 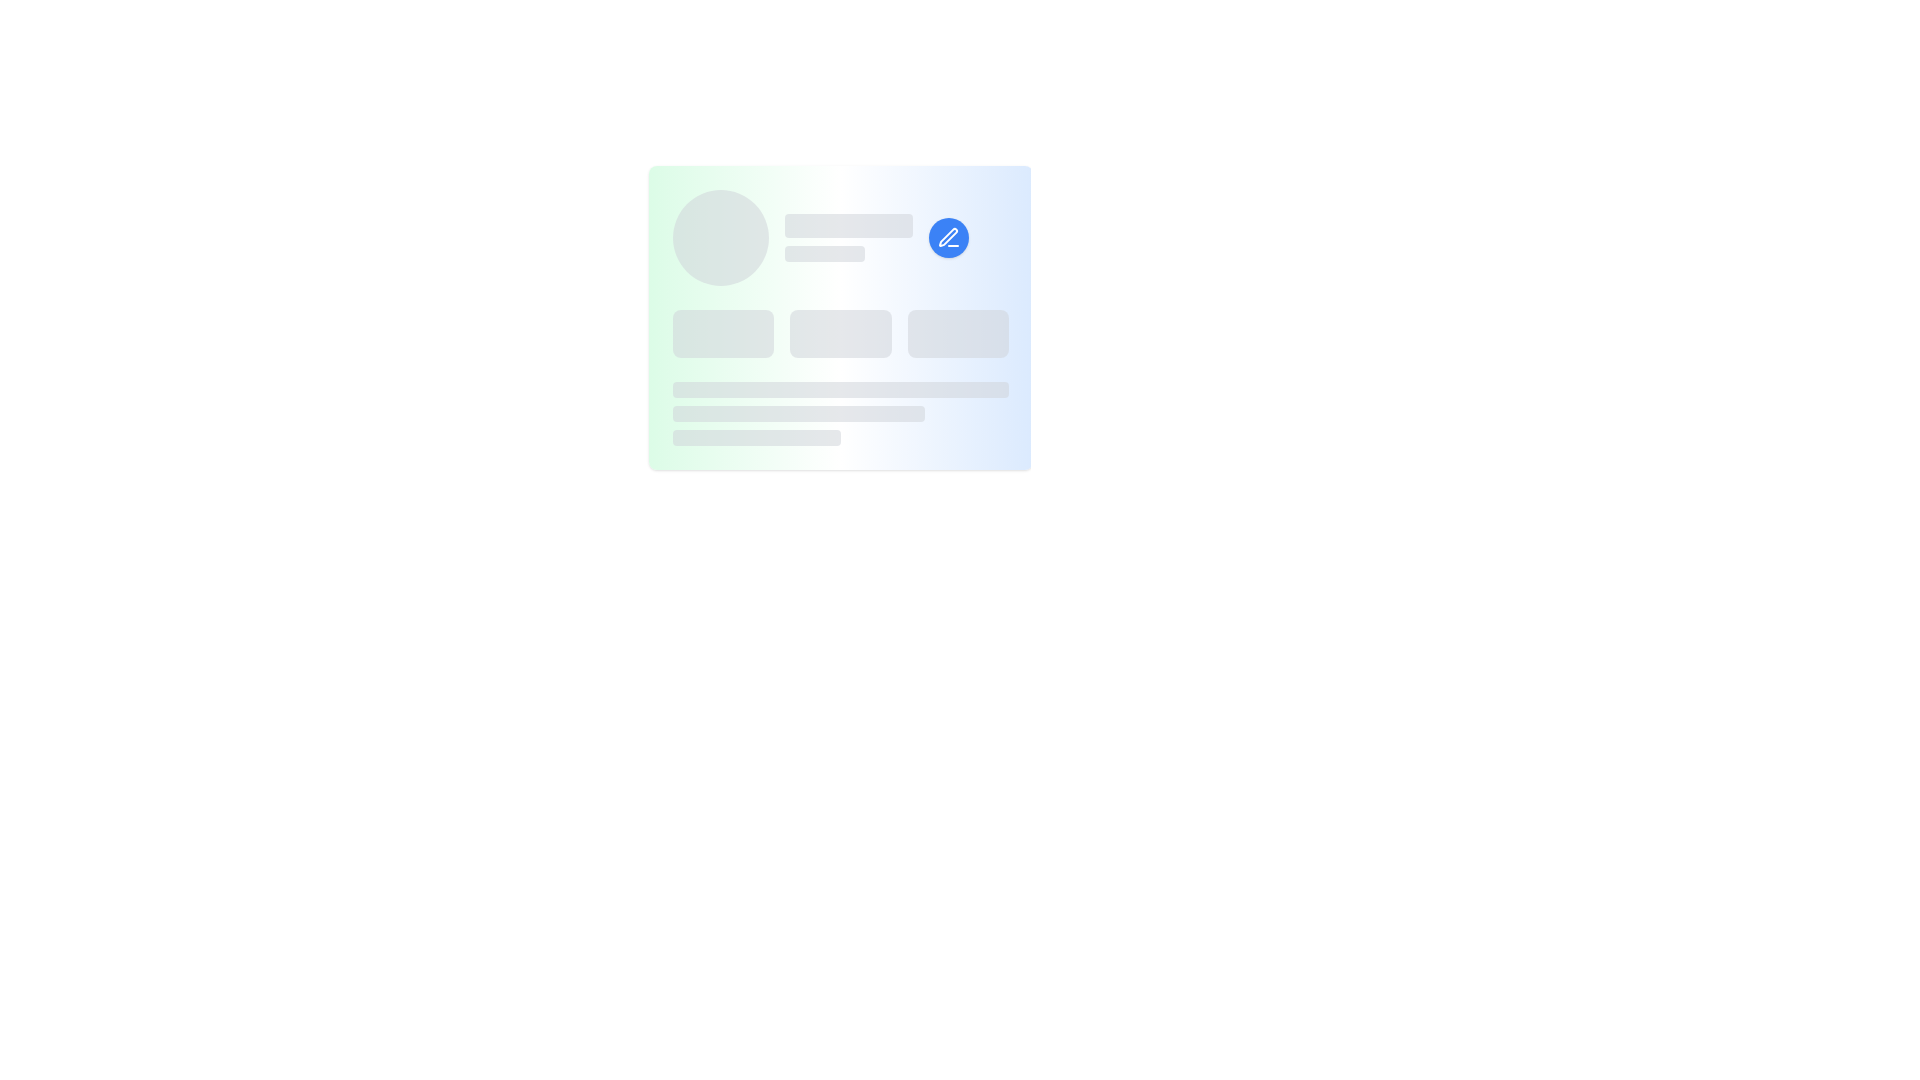 What do you see at coordinates (825, 253) in the screenshot?
I see `the Placeholder or Loading Indicator, which is a rounded rectangle with a gray background and an animated pulse effect, located below a larger sibling element` at bounding box center [825, 253].